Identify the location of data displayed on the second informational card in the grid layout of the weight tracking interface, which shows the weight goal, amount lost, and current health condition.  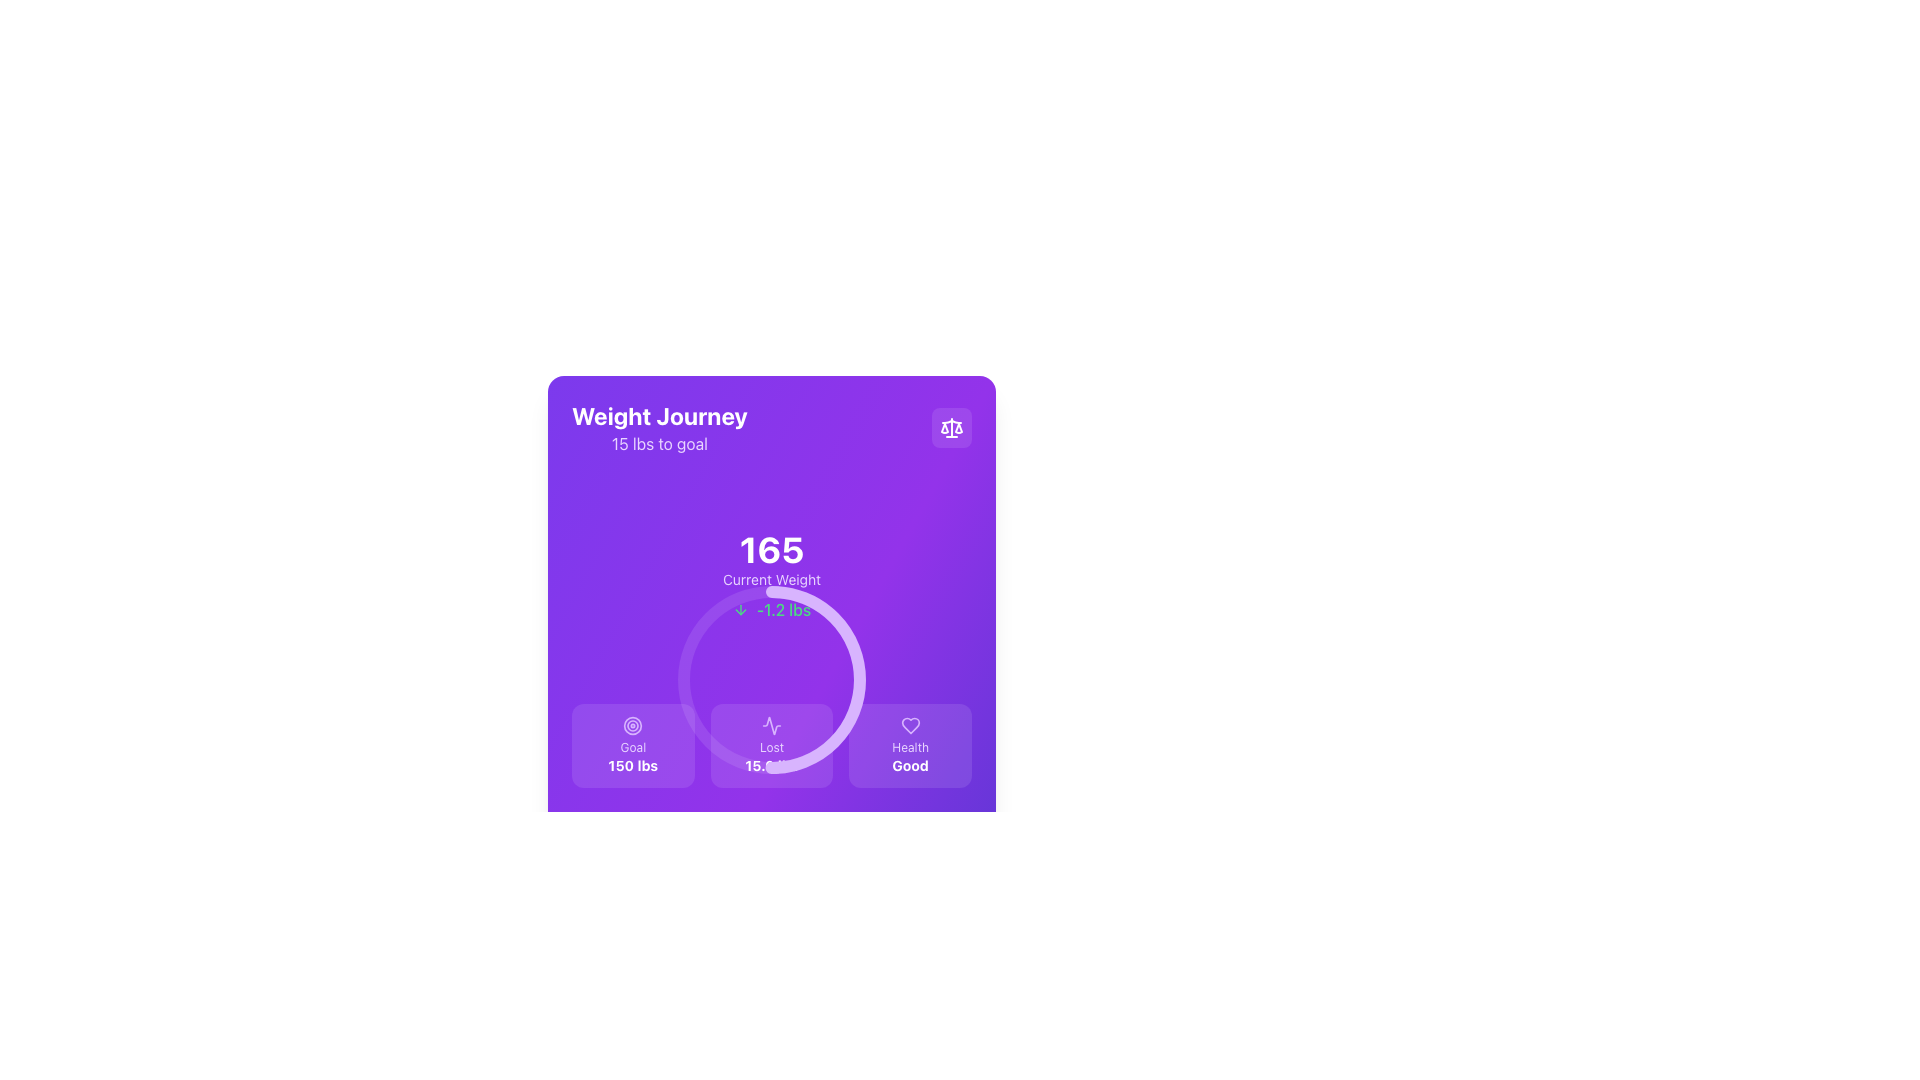
(771, 745).